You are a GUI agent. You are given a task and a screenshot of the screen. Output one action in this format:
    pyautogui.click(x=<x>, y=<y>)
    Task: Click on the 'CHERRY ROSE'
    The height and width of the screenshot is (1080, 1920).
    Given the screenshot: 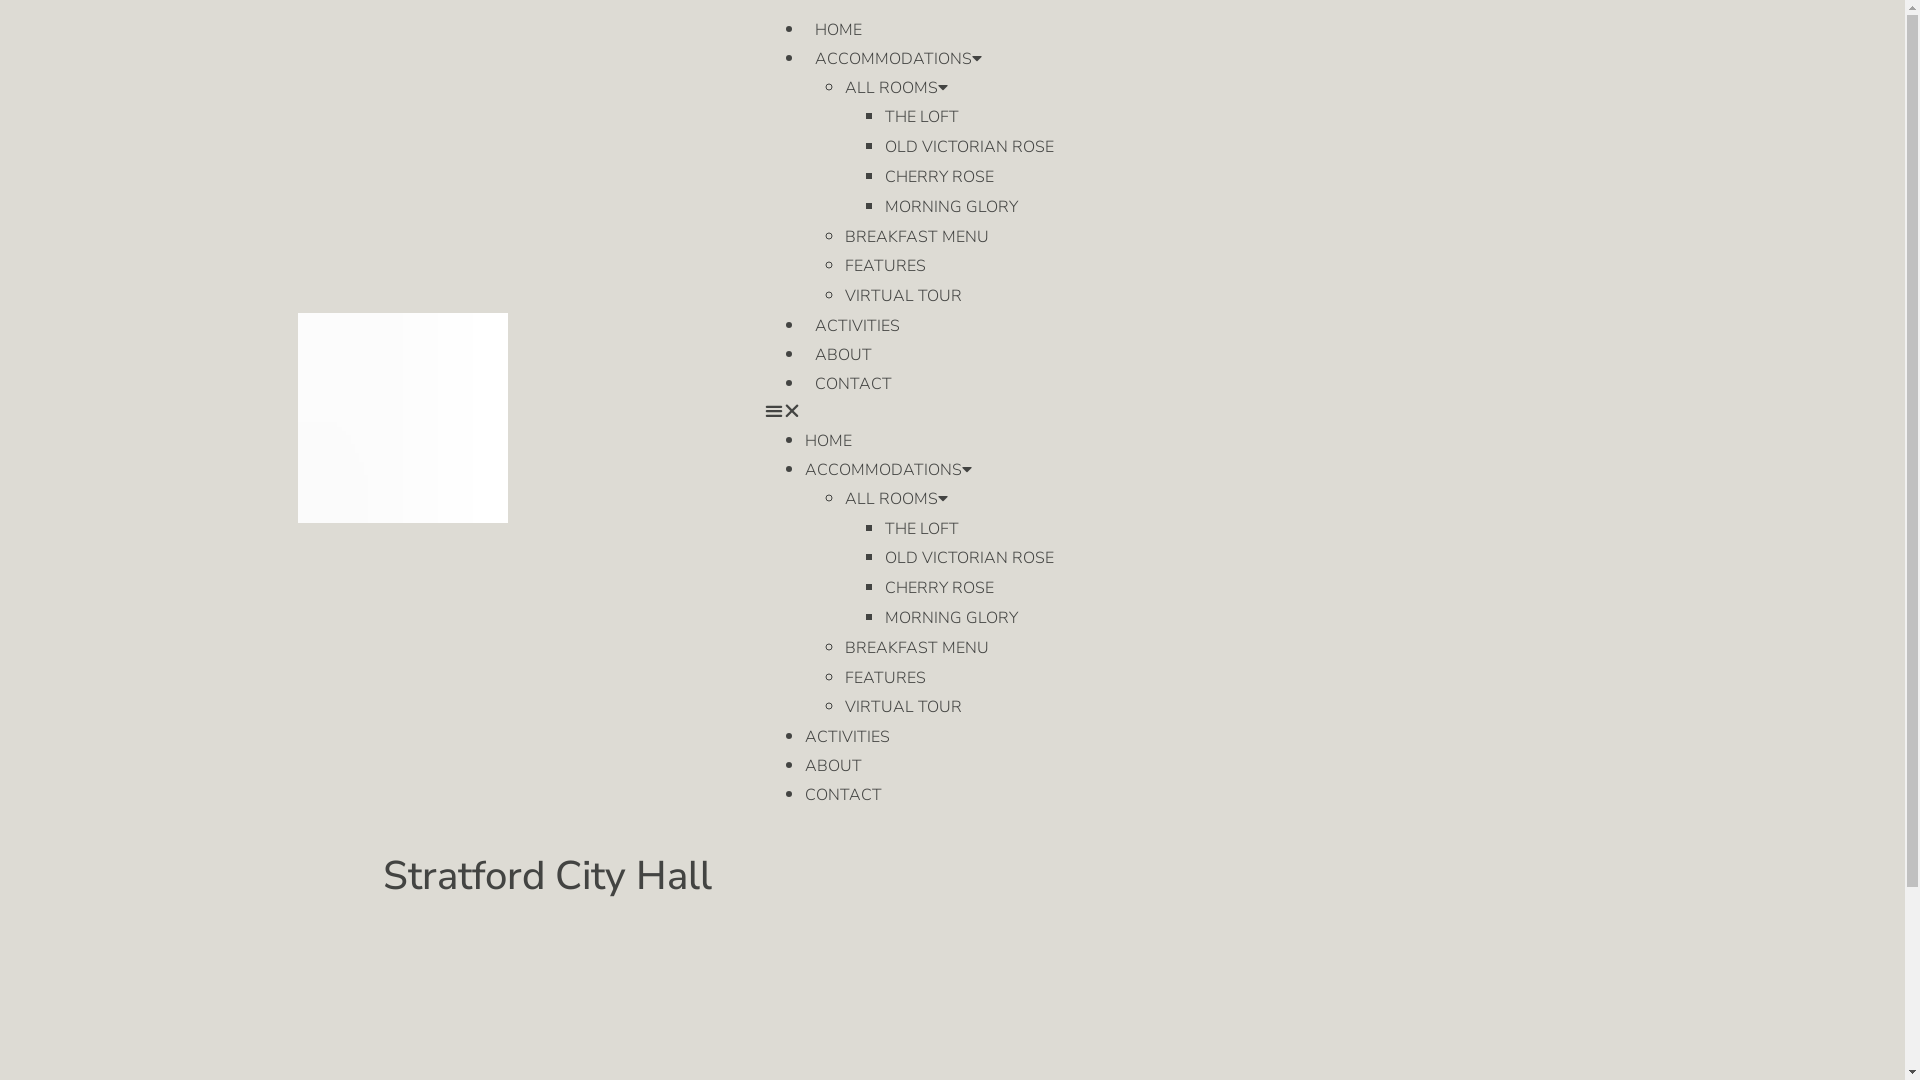 What is the action you would take?
    pyautogui.click(x=938, y=586)
    